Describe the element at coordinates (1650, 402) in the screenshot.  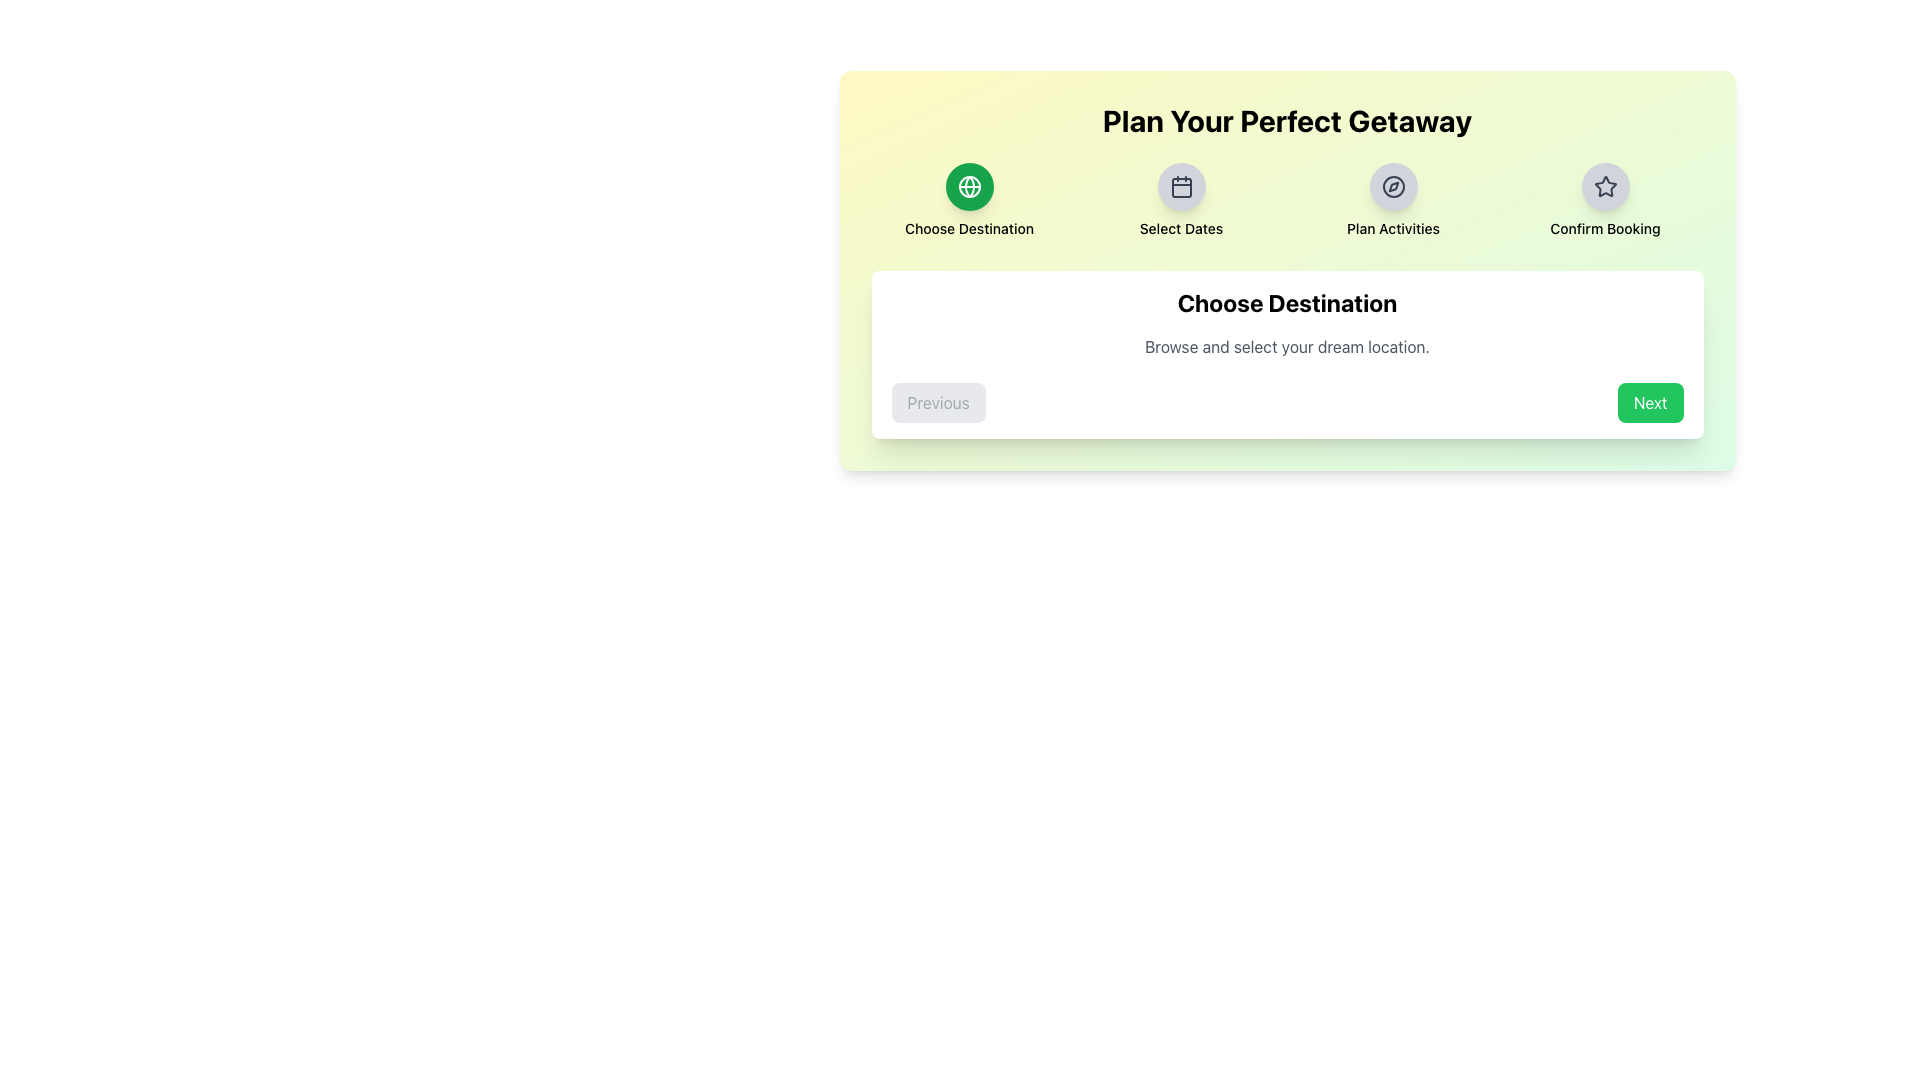
I see `the green 'Next' button with rounded edges to proceed` at that location.